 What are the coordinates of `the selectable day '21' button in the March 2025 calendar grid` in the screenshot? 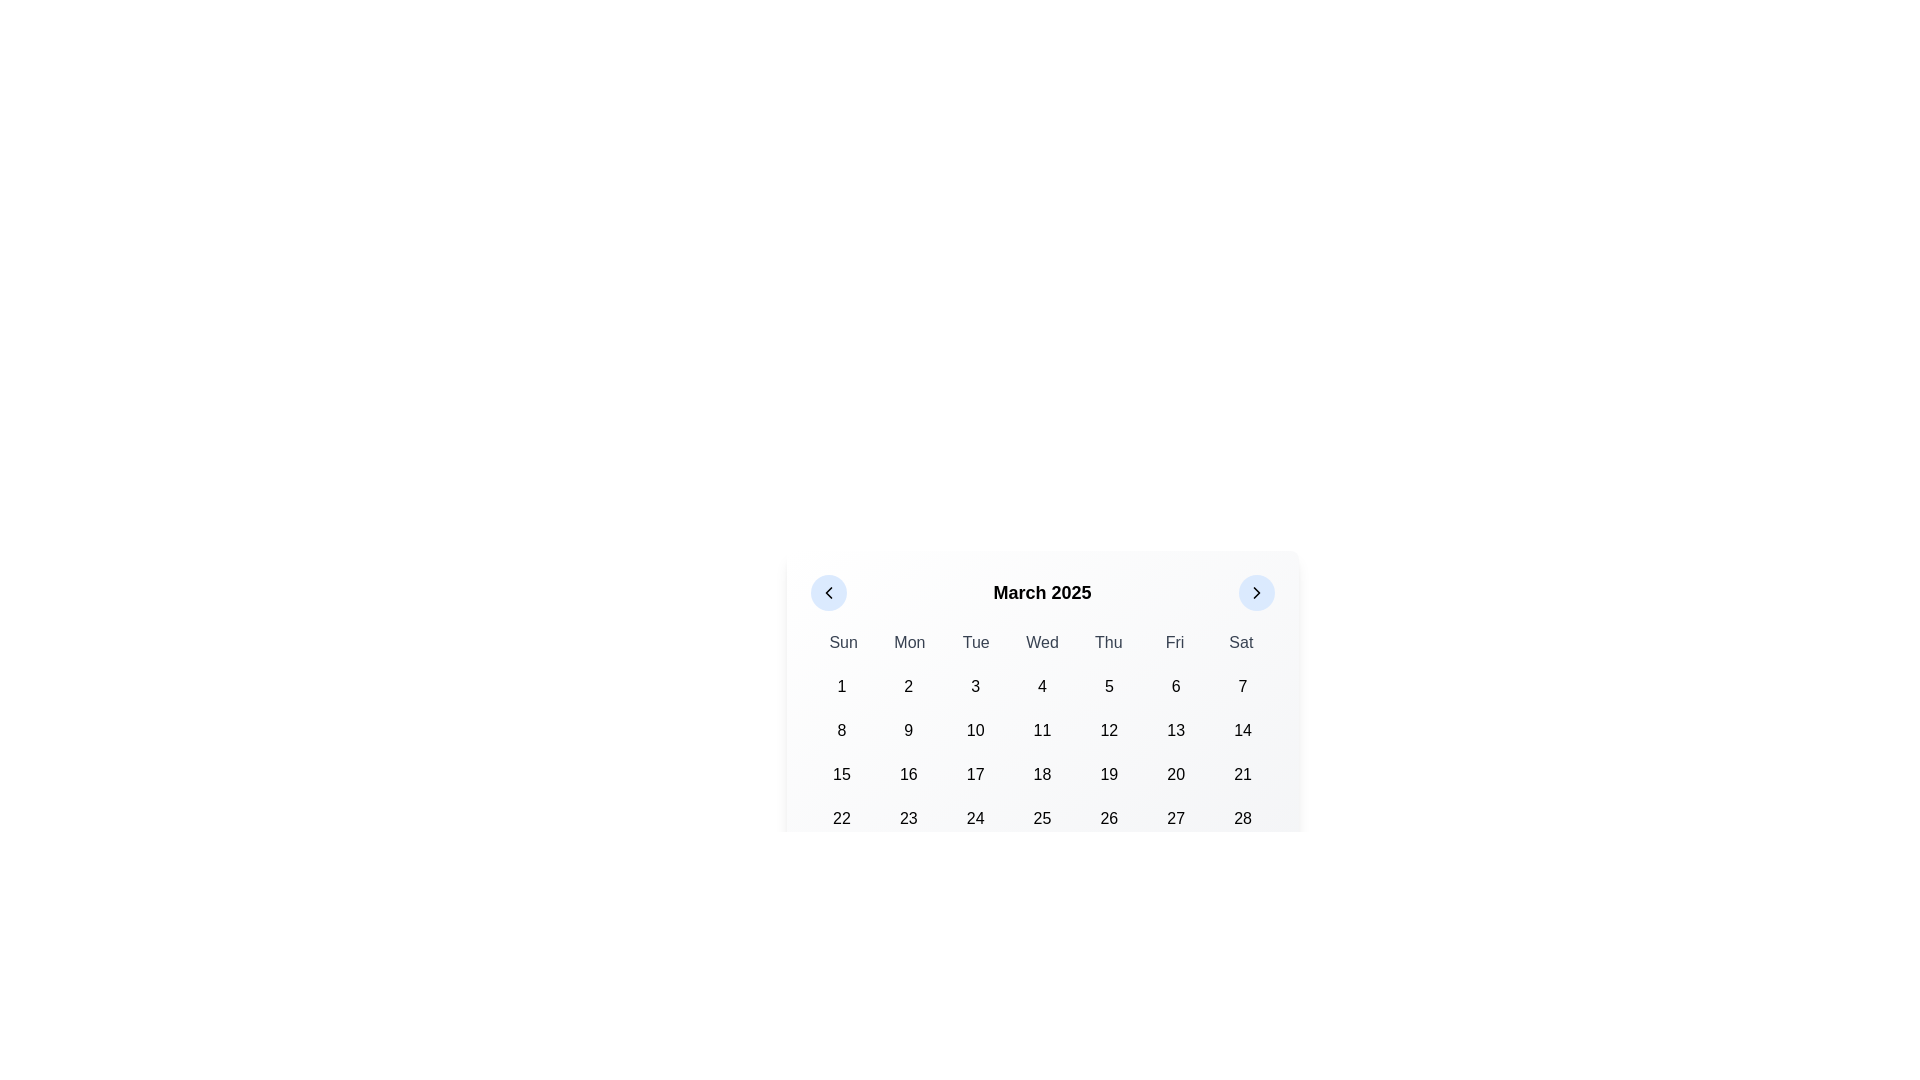 It's located at (1242, 774).